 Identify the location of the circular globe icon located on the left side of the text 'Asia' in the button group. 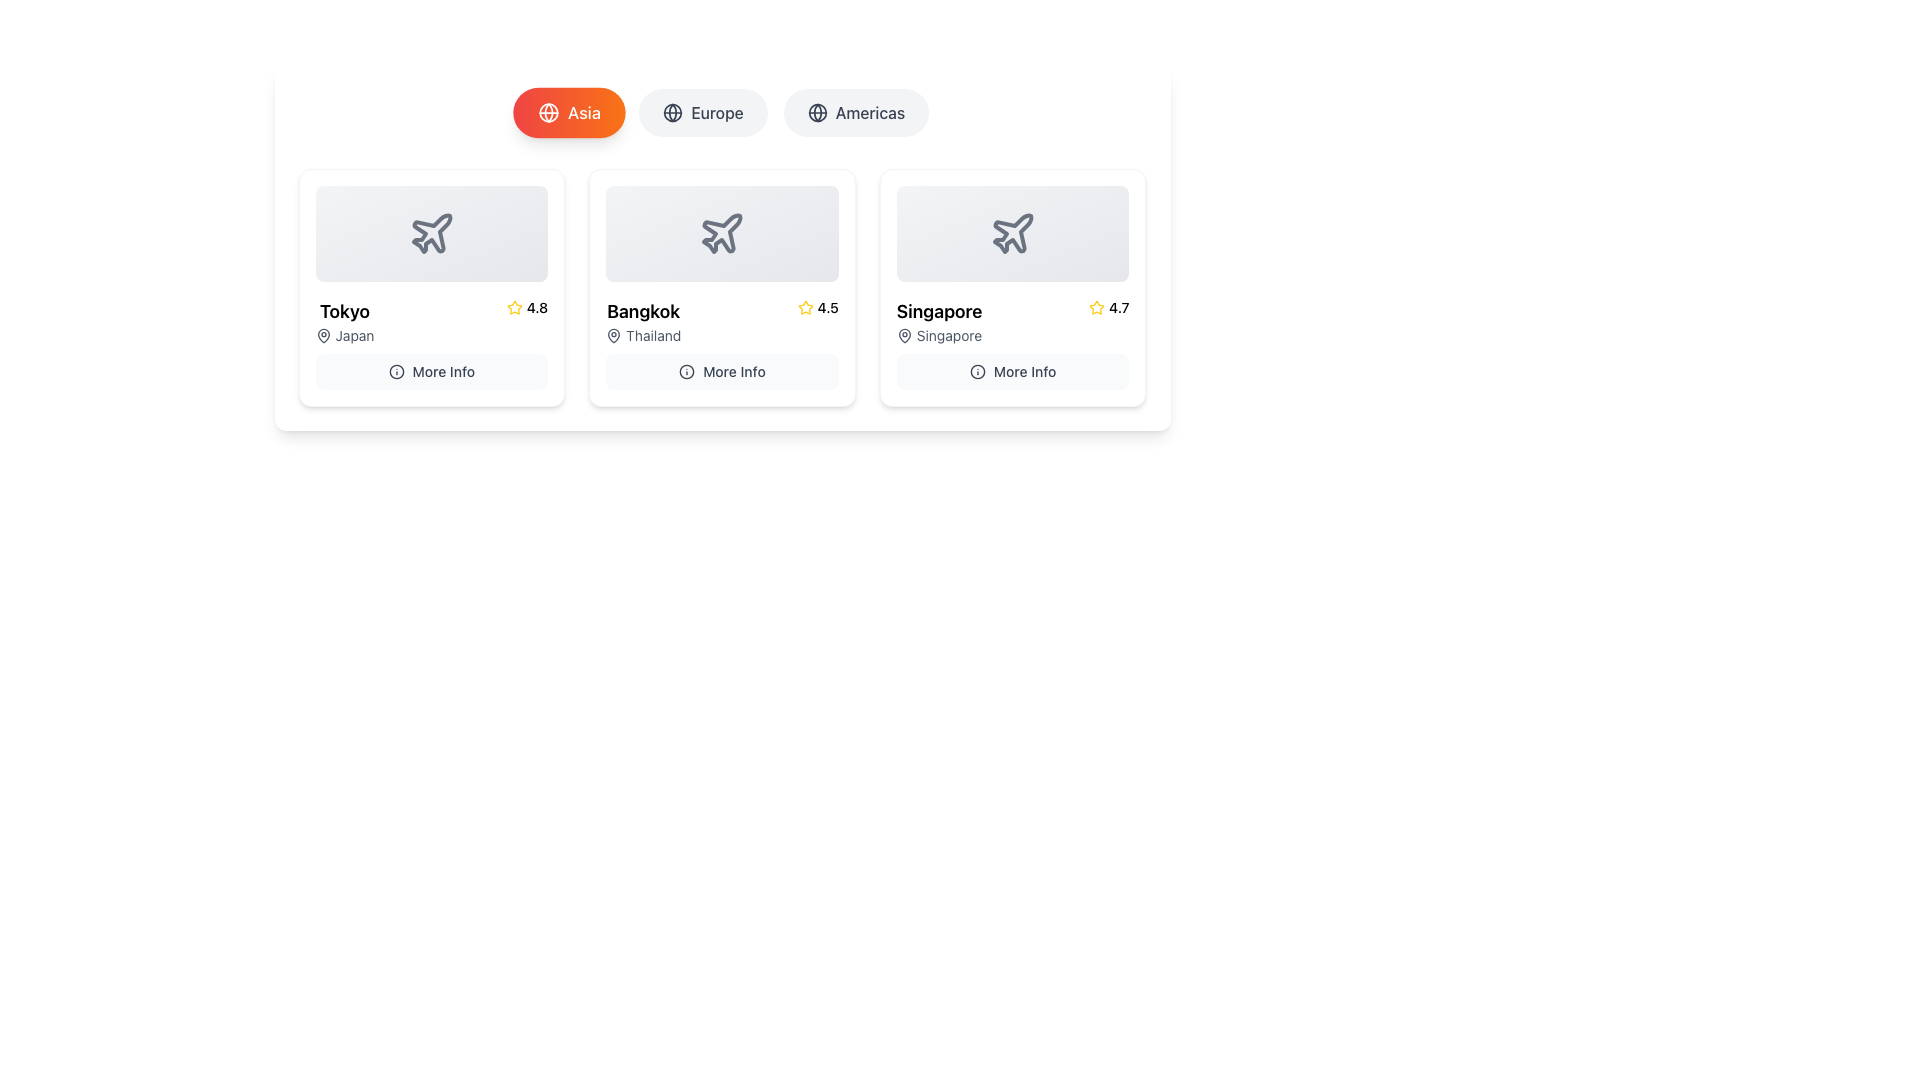
(548, 112).